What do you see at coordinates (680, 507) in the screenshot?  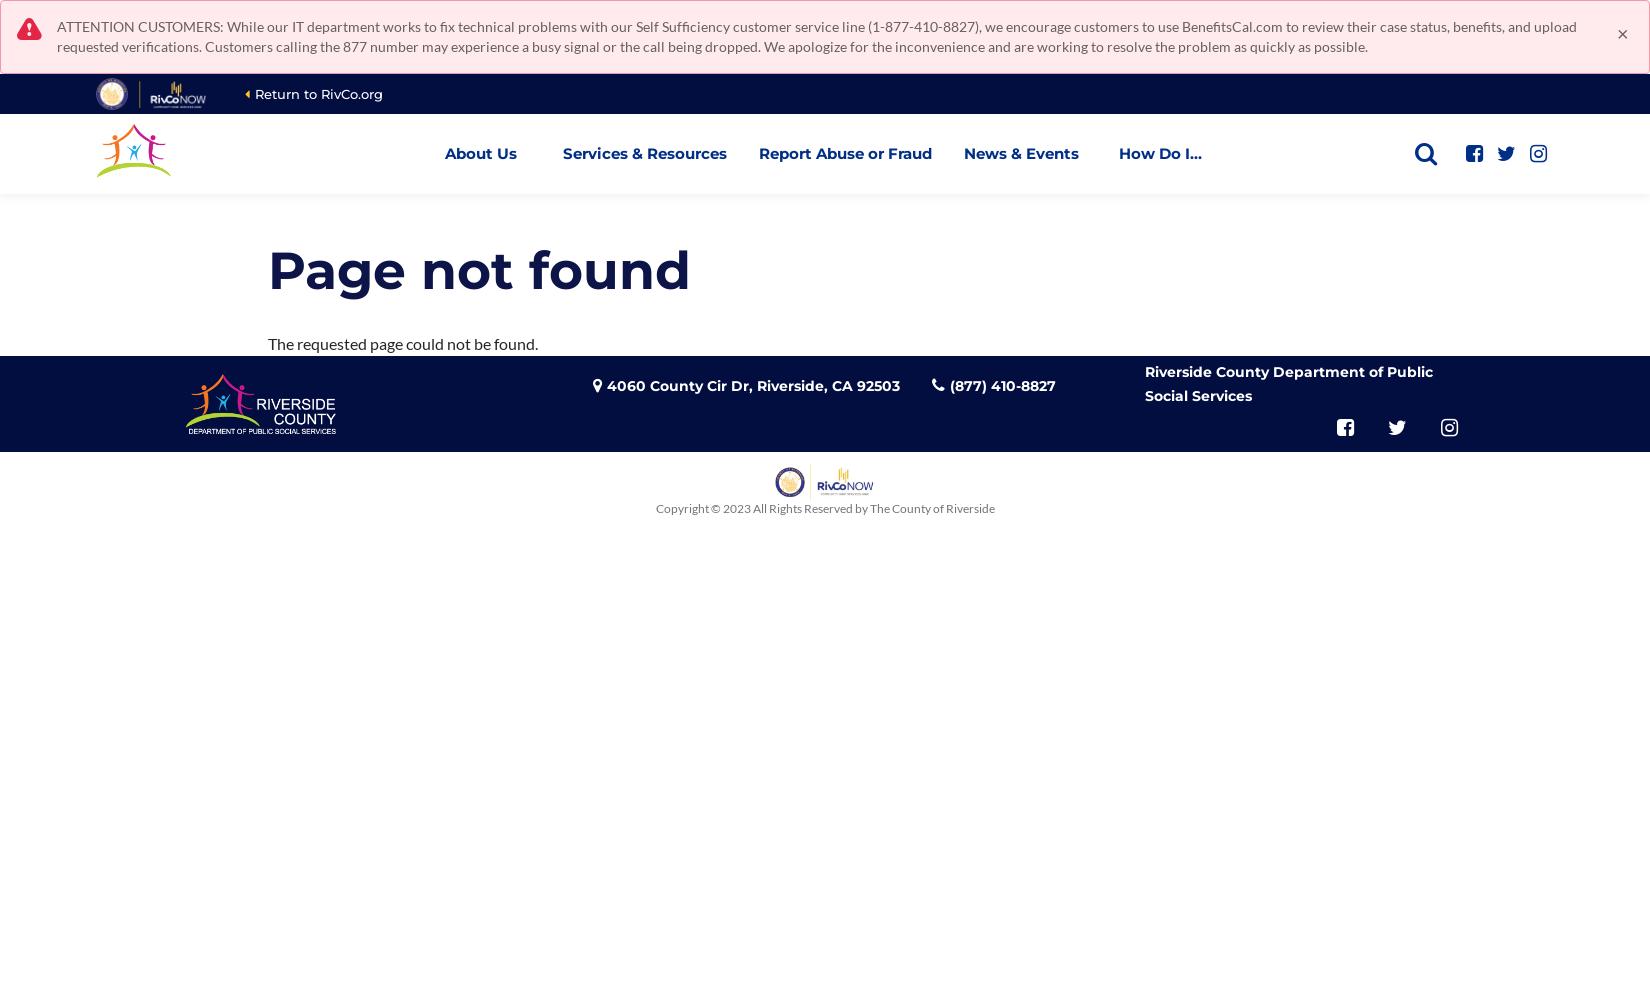 I see `'Copyright'` at bounding box center [680, 507].